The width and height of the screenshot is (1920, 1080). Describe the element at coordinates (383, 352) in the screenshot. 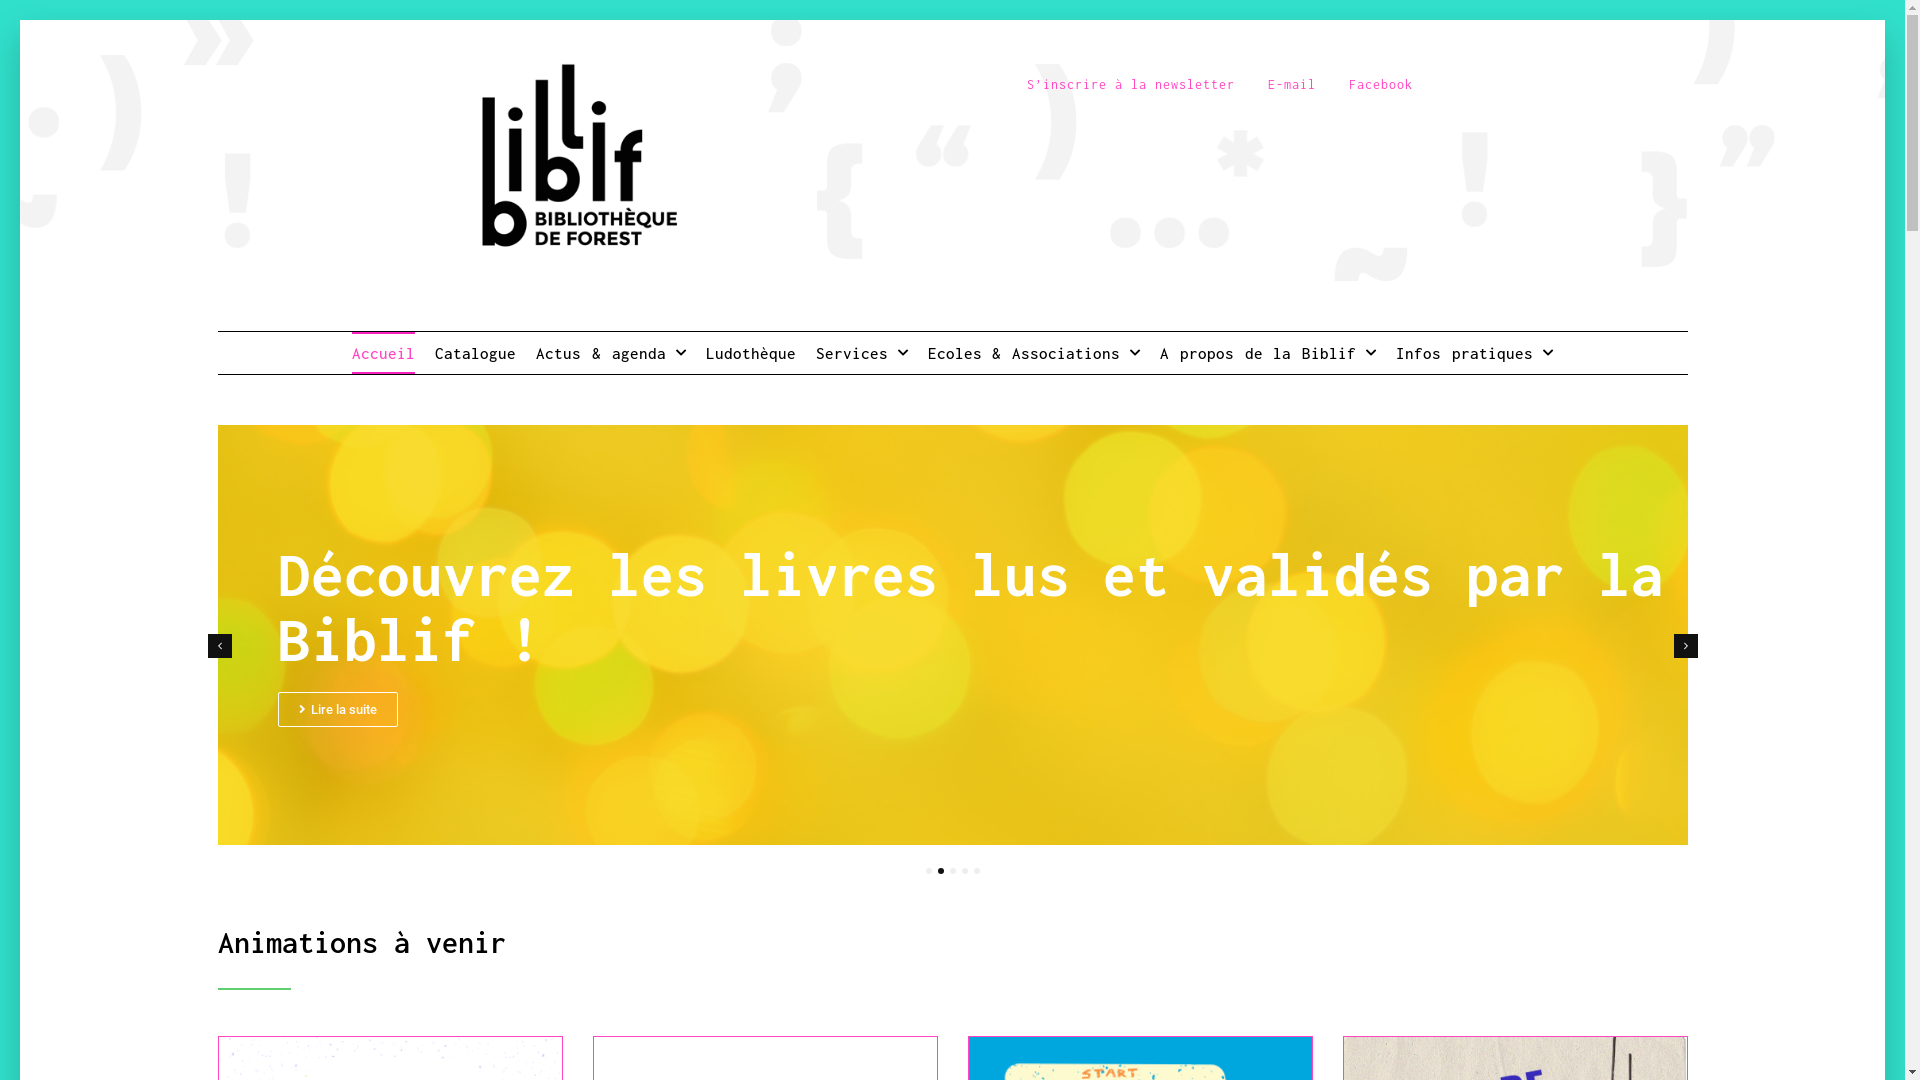

I see `'Accueil'` at that location.